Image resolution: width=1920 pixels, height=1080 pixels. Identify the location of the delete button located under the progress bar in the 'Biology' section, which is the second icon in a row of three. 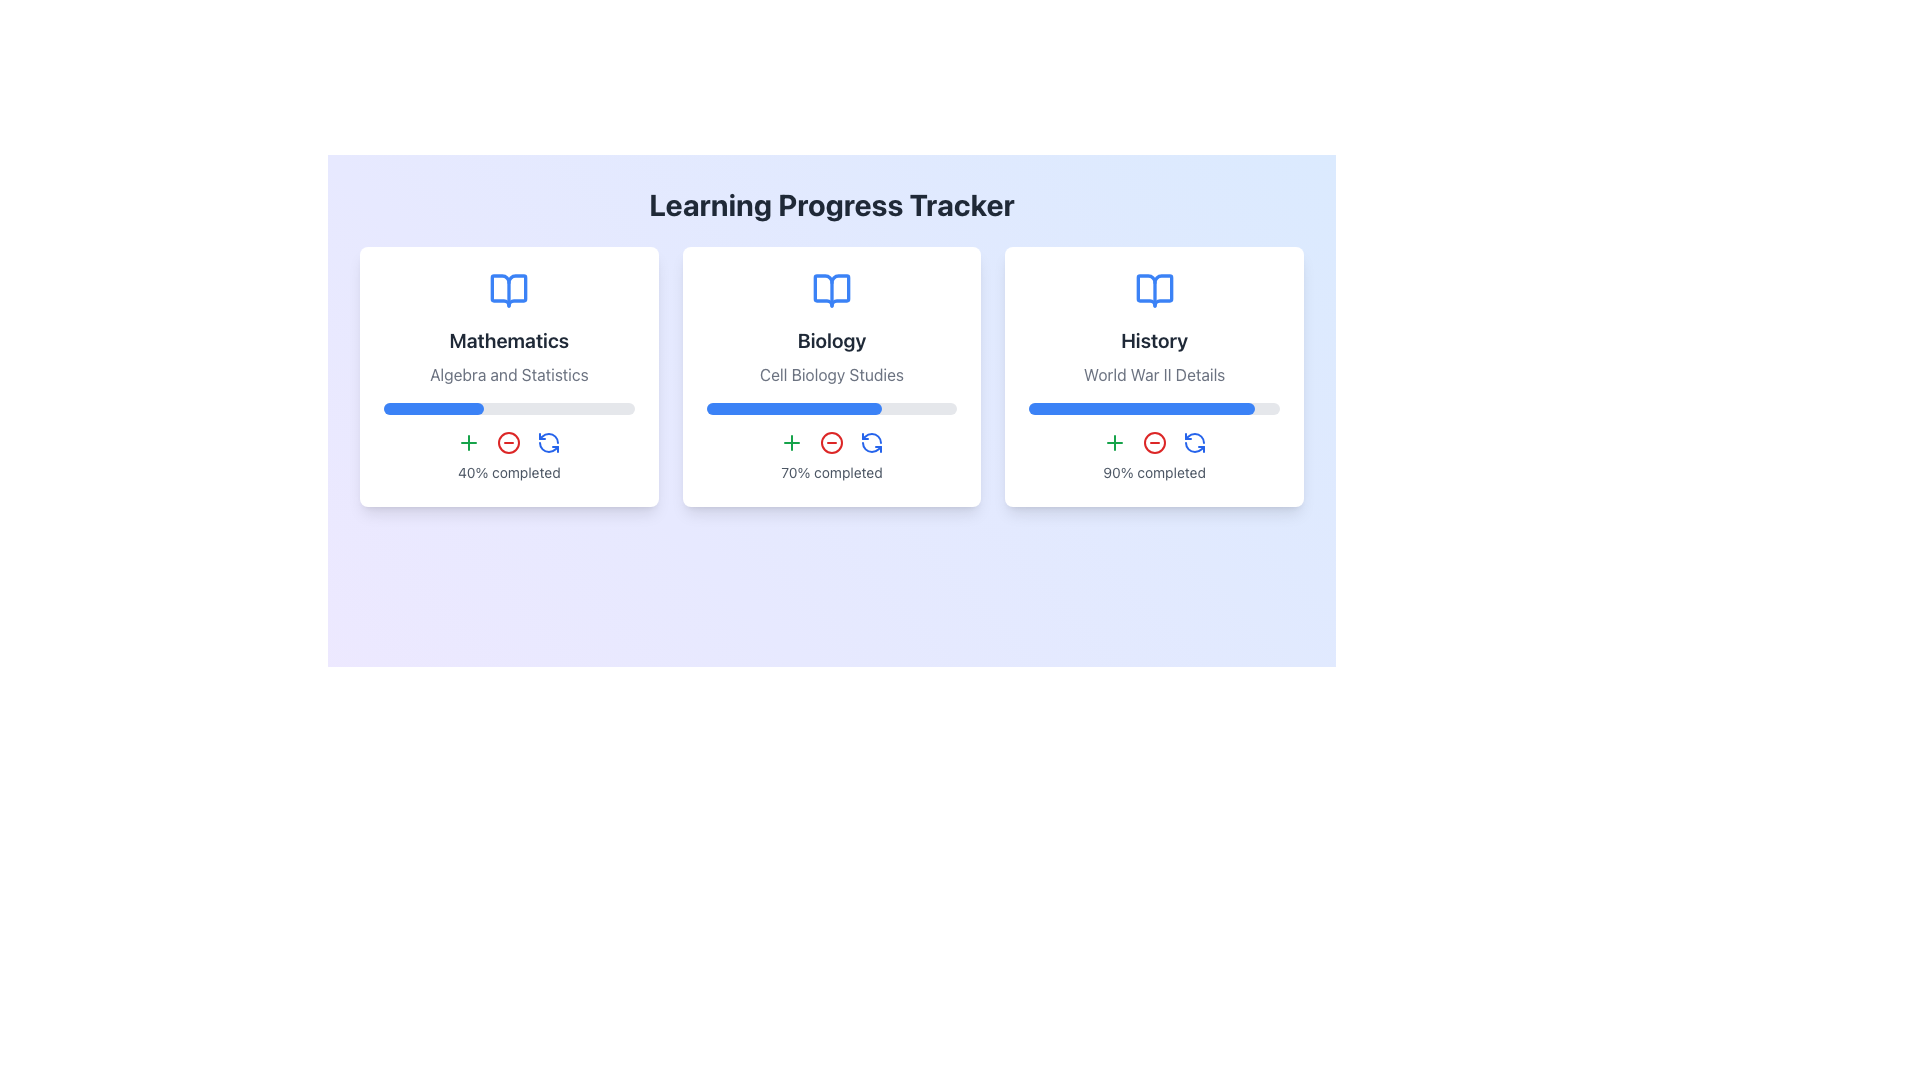
(831, 442).